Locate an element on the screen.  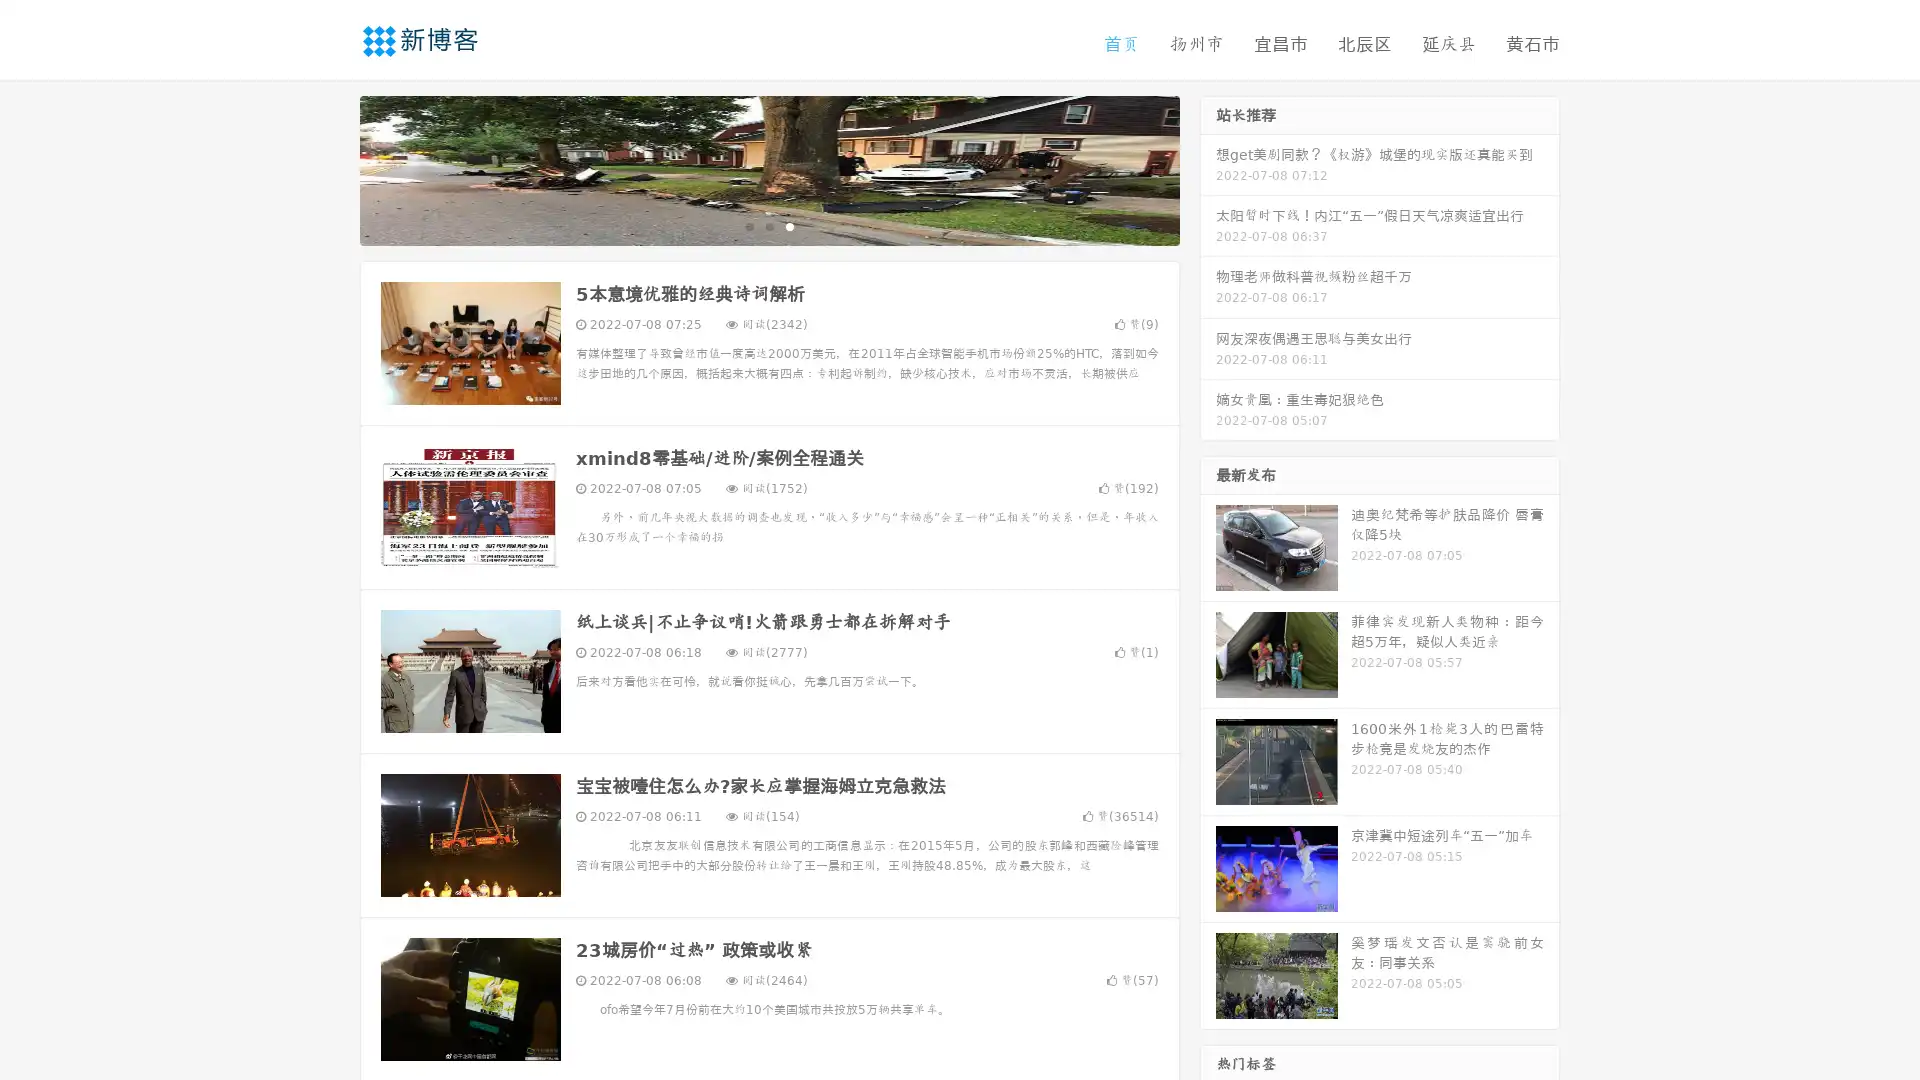
Next slide is located at coordinates (1208, 168).